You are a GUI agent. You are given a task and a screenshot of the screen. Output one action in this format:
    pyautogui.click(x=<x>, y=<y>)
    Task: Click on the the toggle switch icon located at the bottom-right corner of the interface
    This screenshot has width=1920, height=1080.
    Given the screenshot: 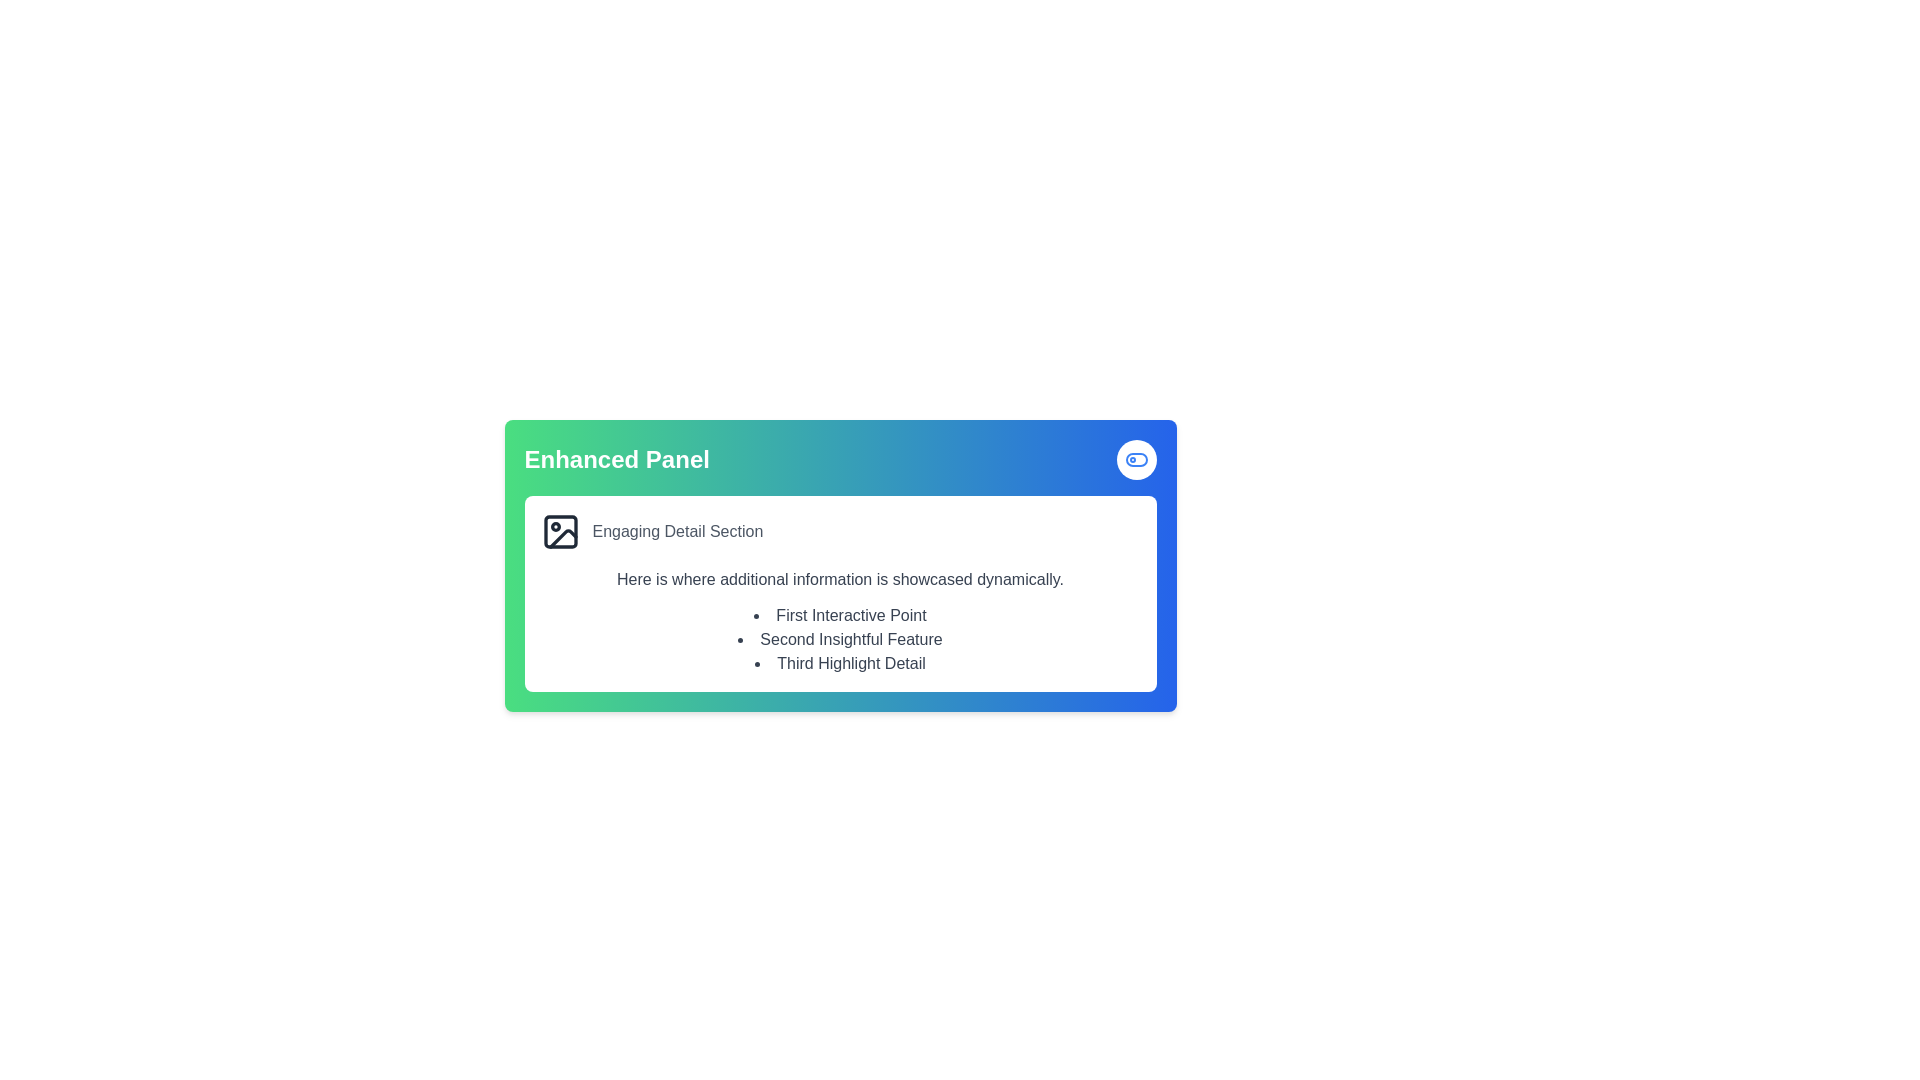 What is the action you would take?
    pyautogui.click(x=1136, y=459)
    